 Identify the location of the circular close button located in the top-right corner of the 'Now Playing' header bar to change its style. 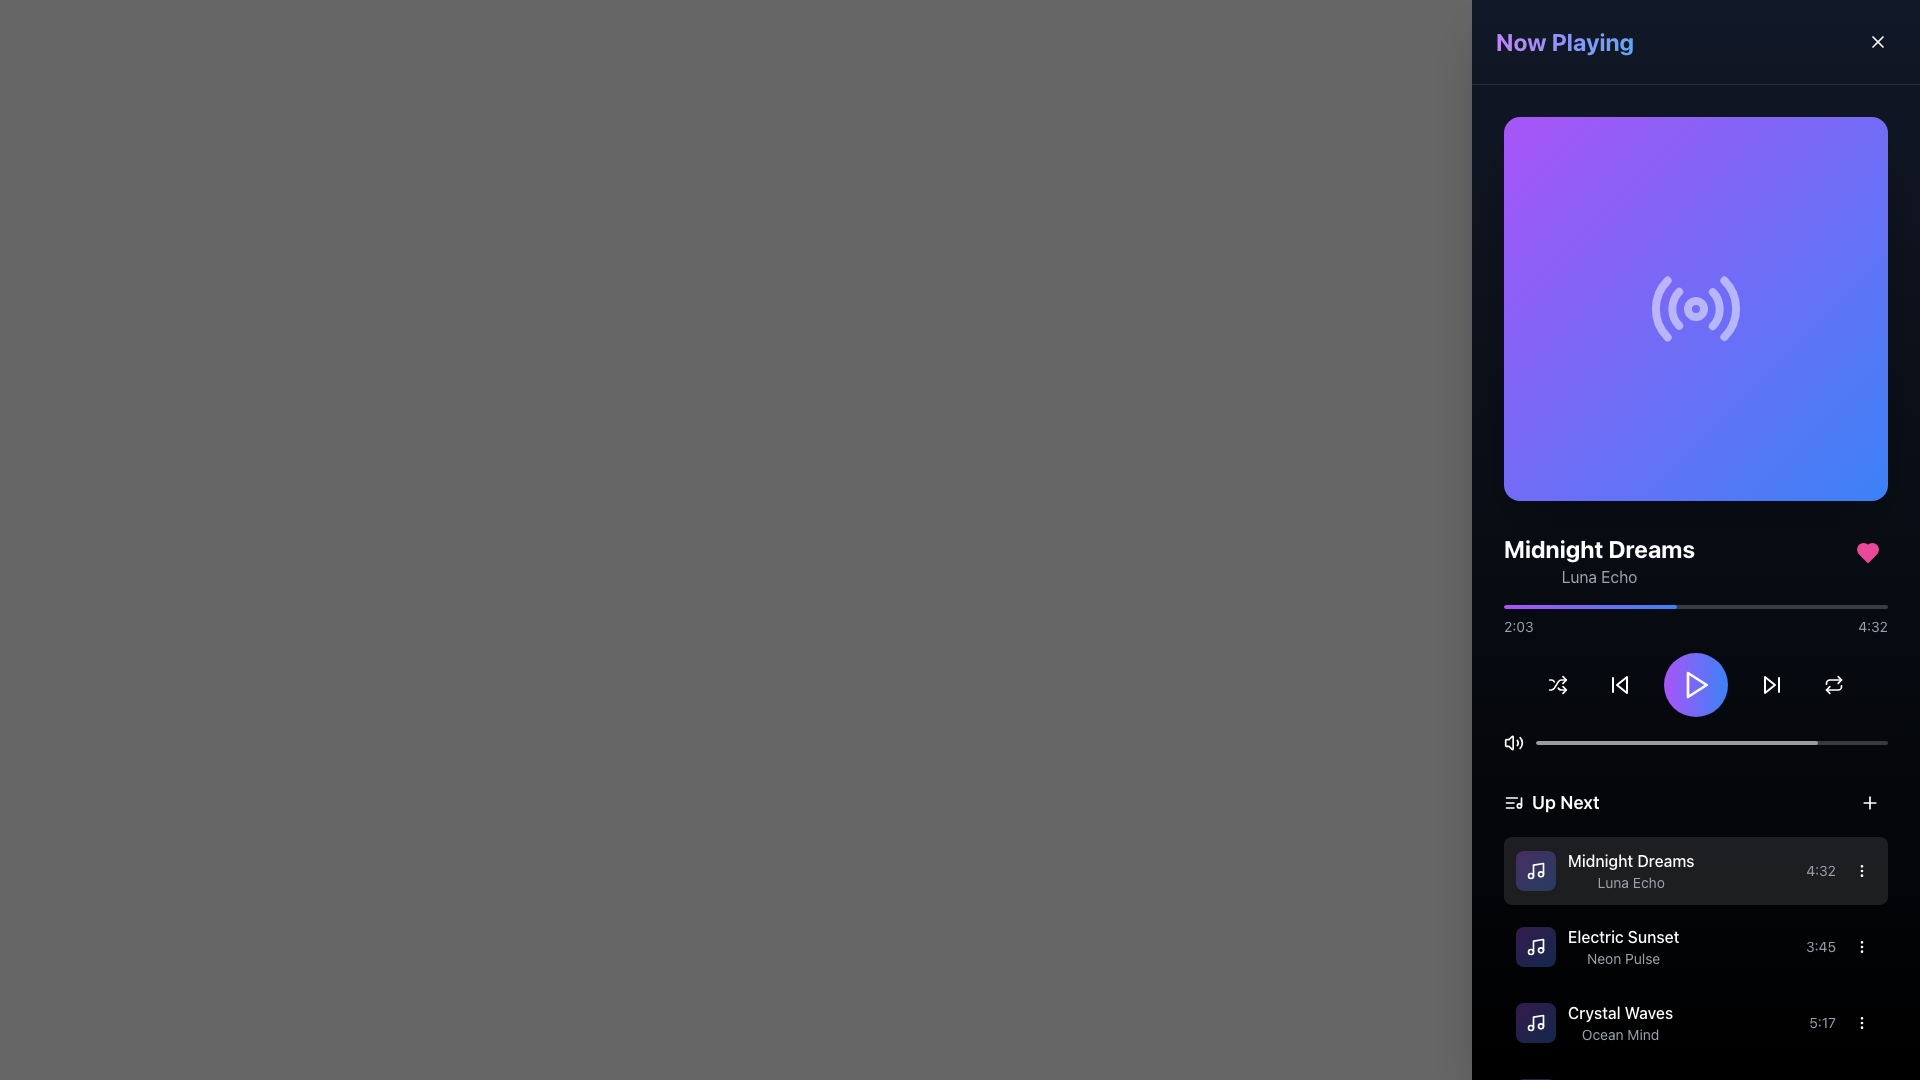
(1876, 42).